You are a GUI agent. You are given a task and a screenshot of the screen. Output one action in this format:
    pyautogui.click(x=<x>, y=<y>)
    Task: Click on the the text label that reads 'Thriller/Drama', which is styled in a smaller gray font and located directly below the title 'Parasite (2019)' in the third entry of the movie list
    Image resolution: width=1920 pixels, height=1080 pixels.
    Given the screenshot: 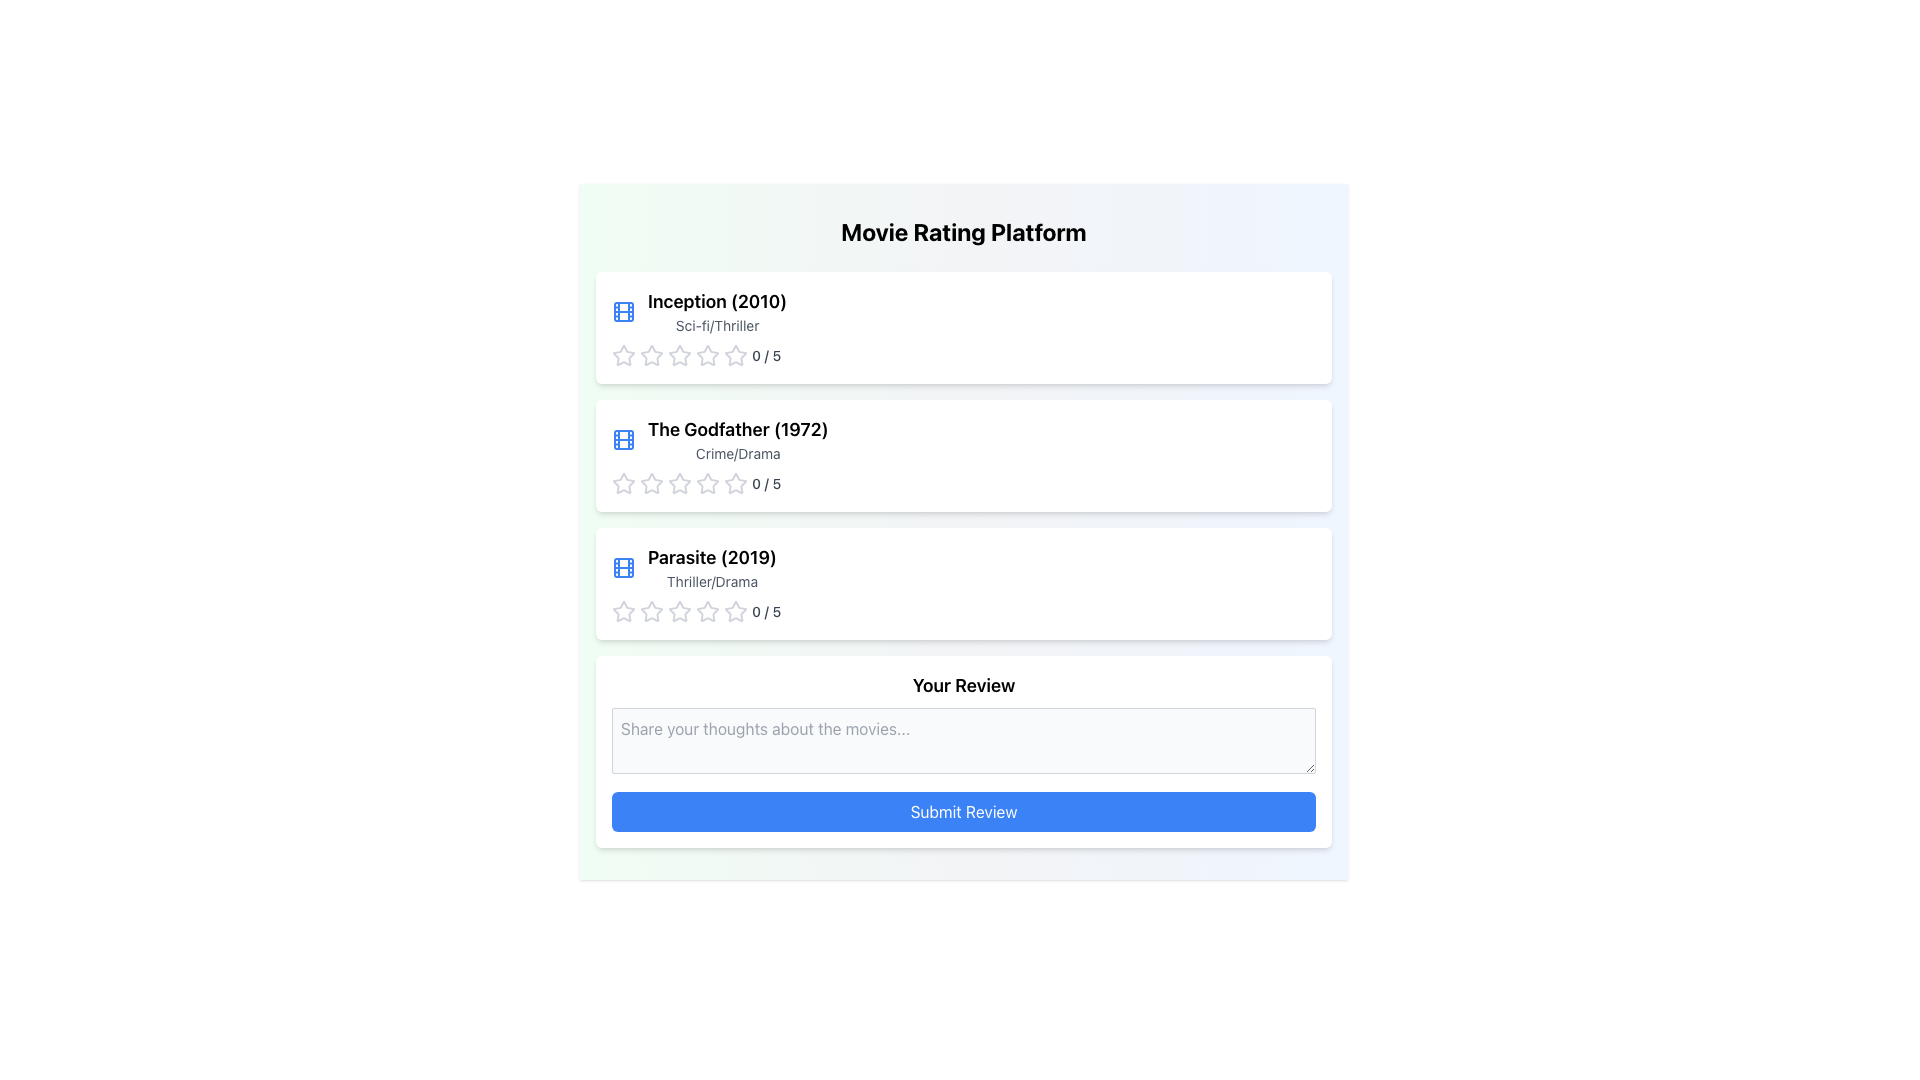 What is the action you would take?
    pyautogui.click(x=712, y=582)
    